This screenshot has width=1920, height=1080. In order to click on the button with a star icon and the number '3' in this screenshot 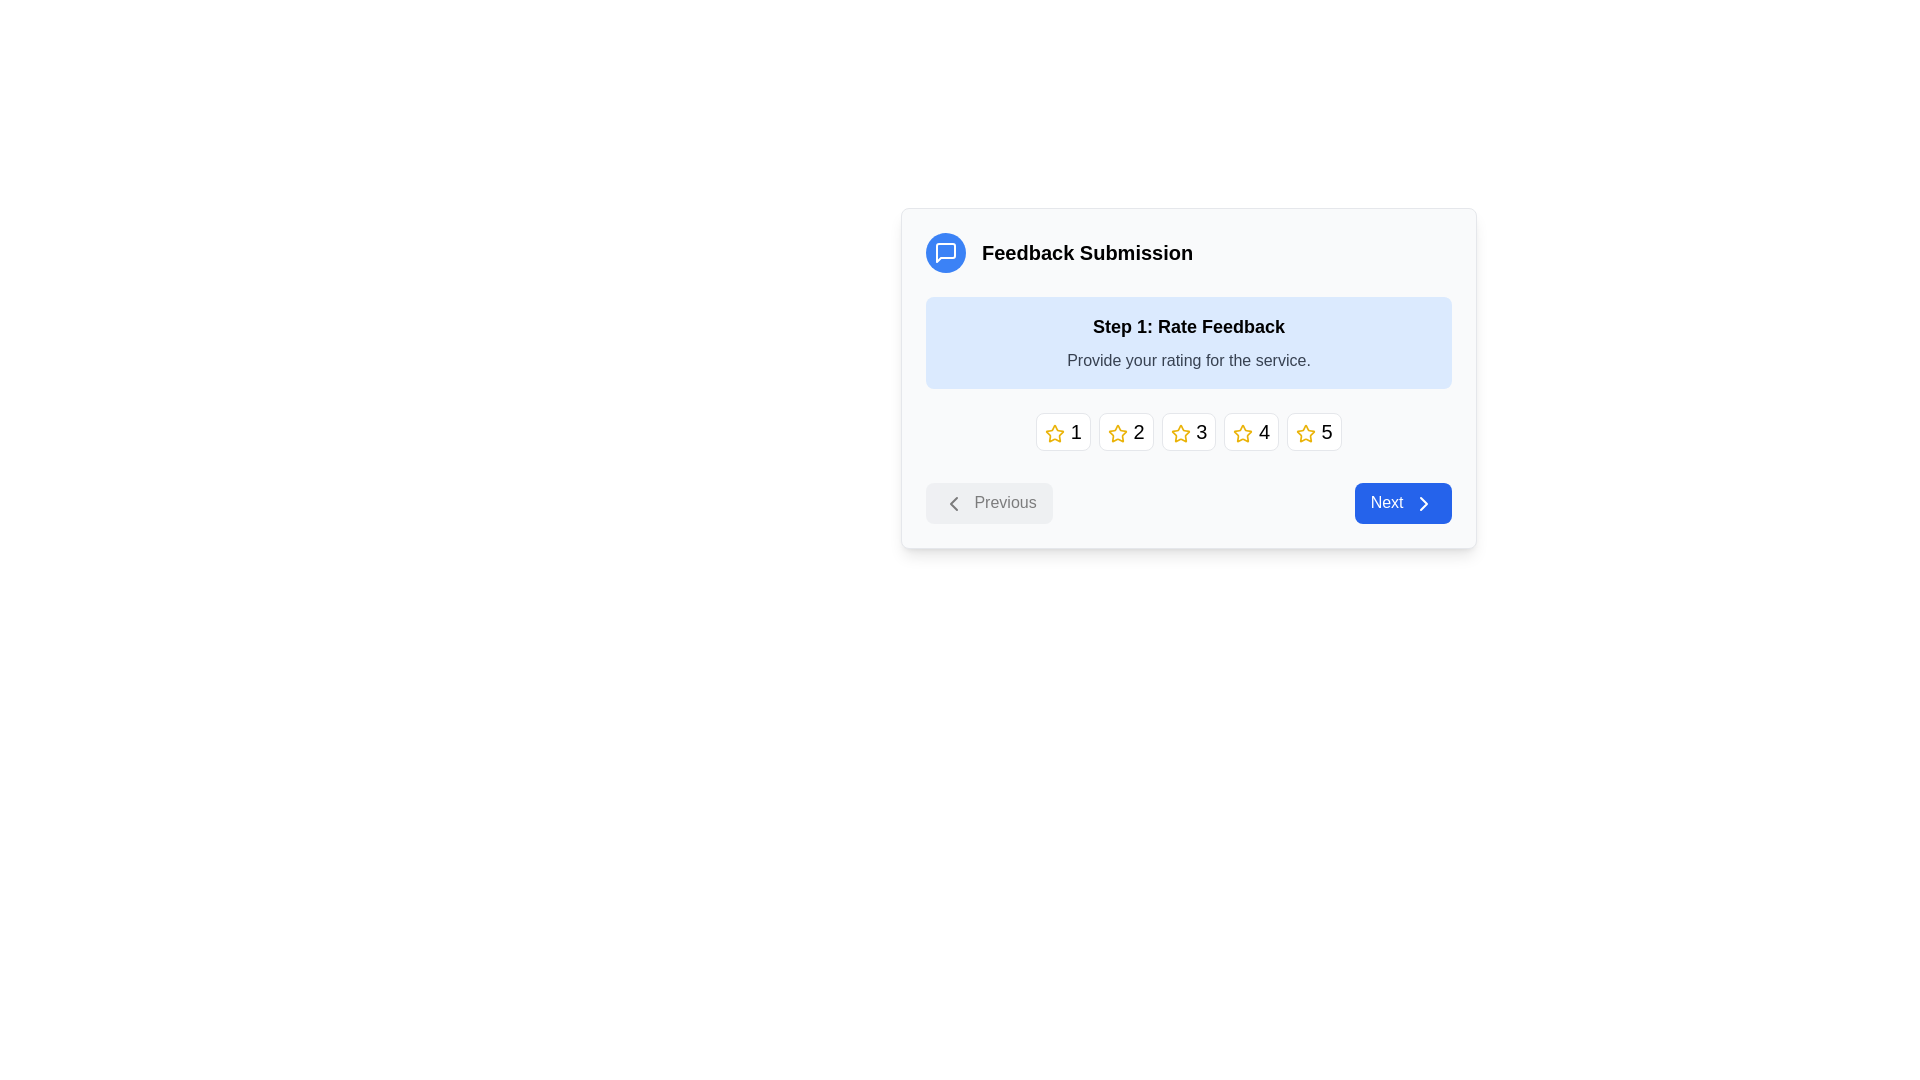, I will do `click(1189, 431)`.